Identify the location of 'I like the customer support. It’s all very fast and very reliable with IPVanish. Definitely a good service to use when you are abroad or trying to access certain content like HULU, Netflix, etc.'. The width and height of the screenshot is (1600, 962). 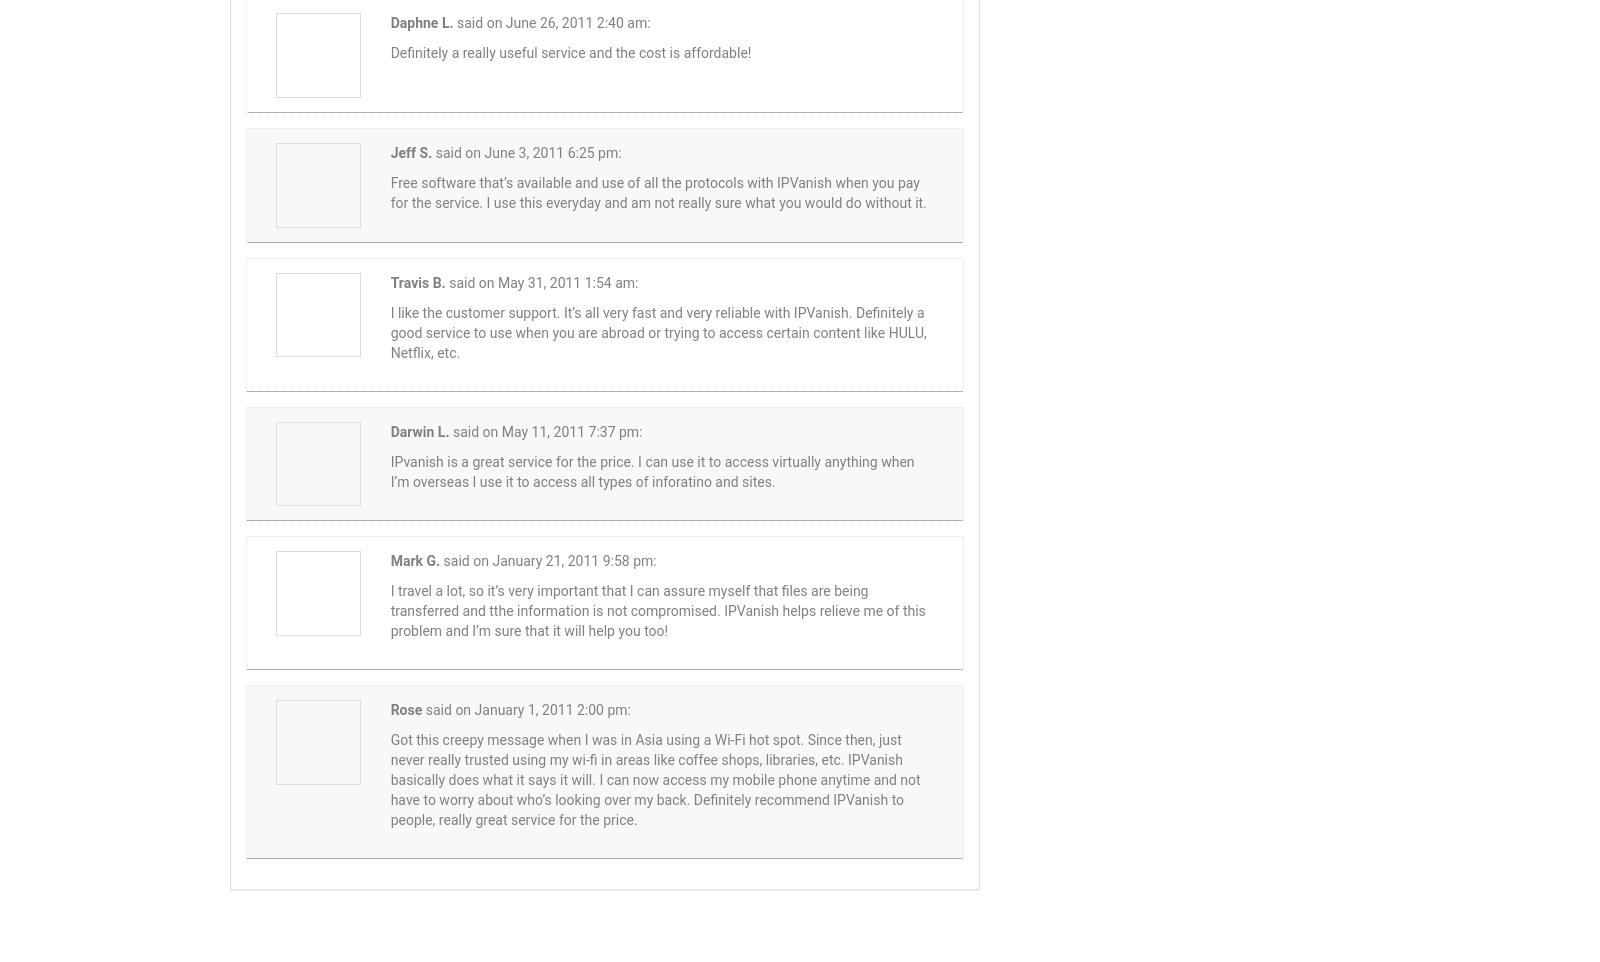
(389, 330).